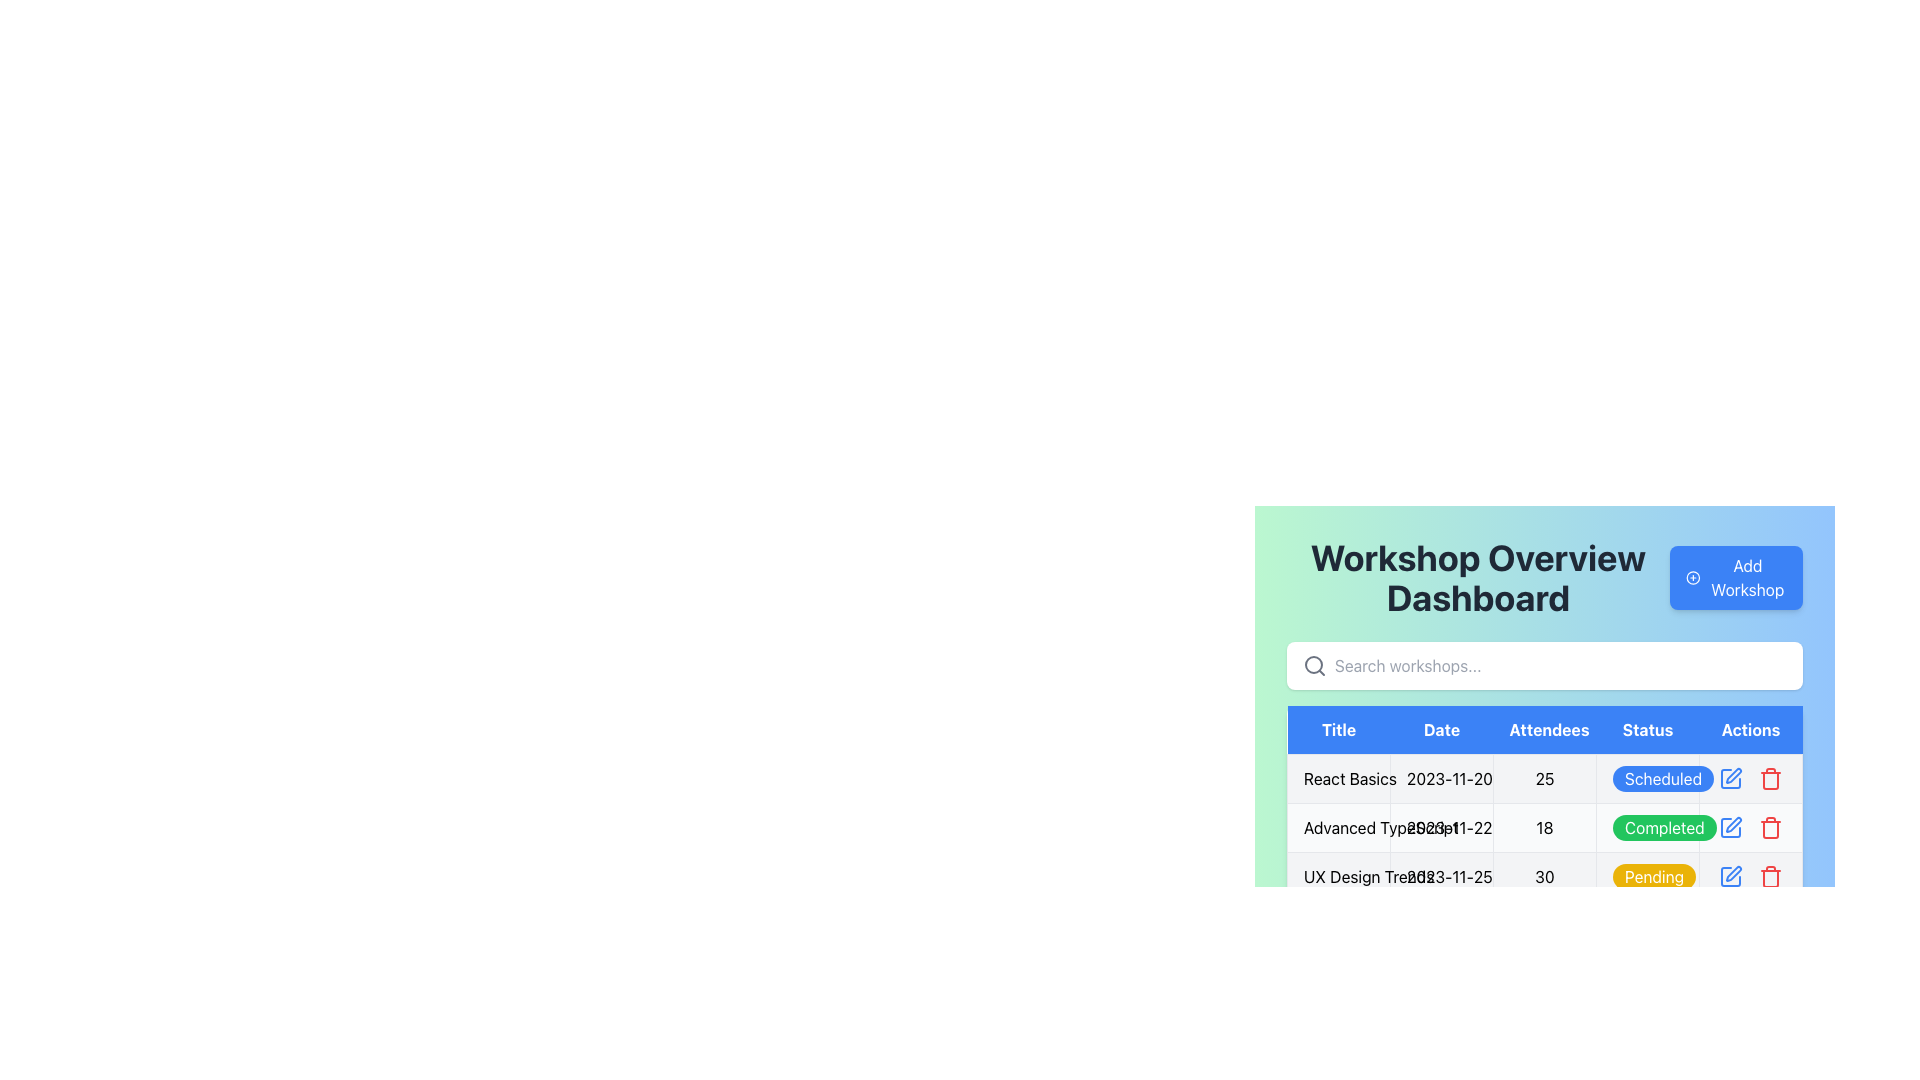  What do you see at coordinates (1647, 875) in the screenshot?
I see `the 'Pending' status label in the third row of the workshop status table, which indicates the current status of the associated workshop` at bounding box center [1647, 875].